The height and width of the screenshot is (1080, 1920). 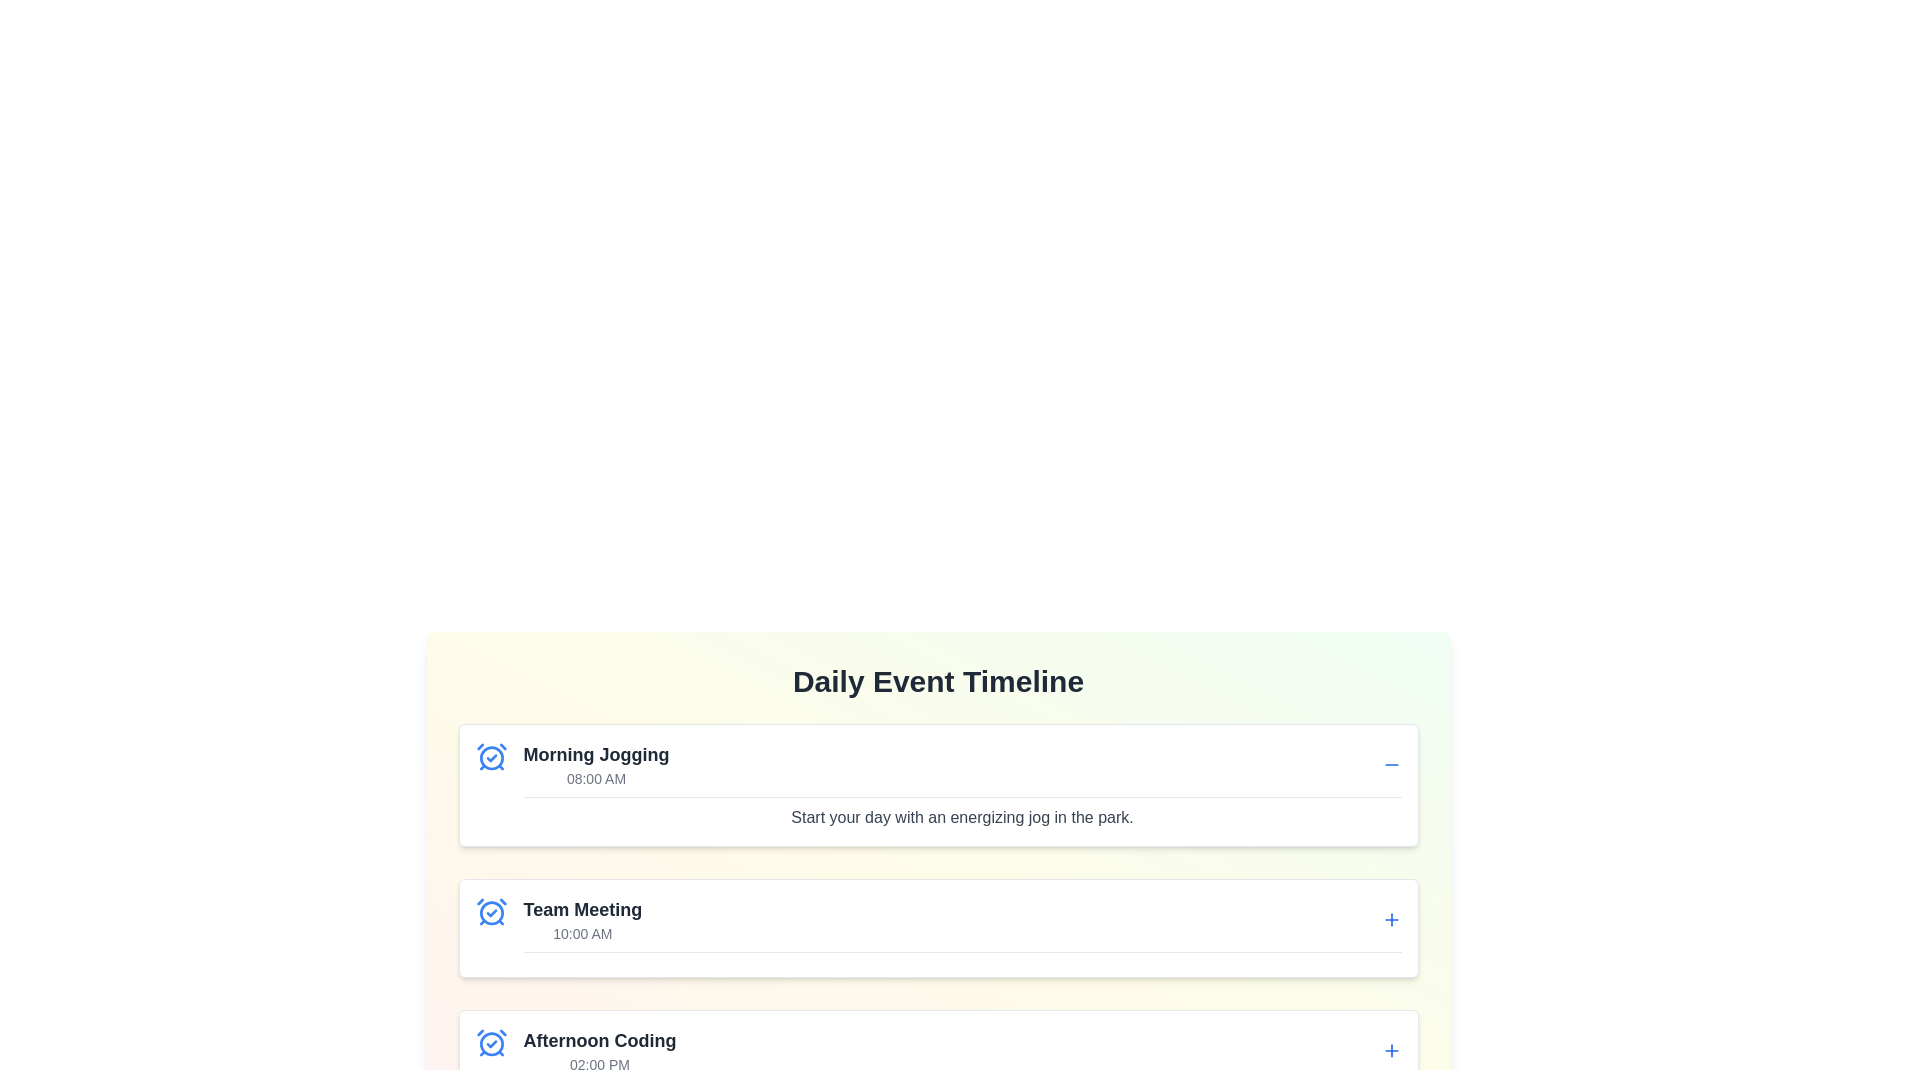 What do you see at coordinates (491, 913) in the screenshot?
I see `the central circular part of the clock icon located in the 'Team Meeting' section of the timeline interface` at bounding box center [491, 913].